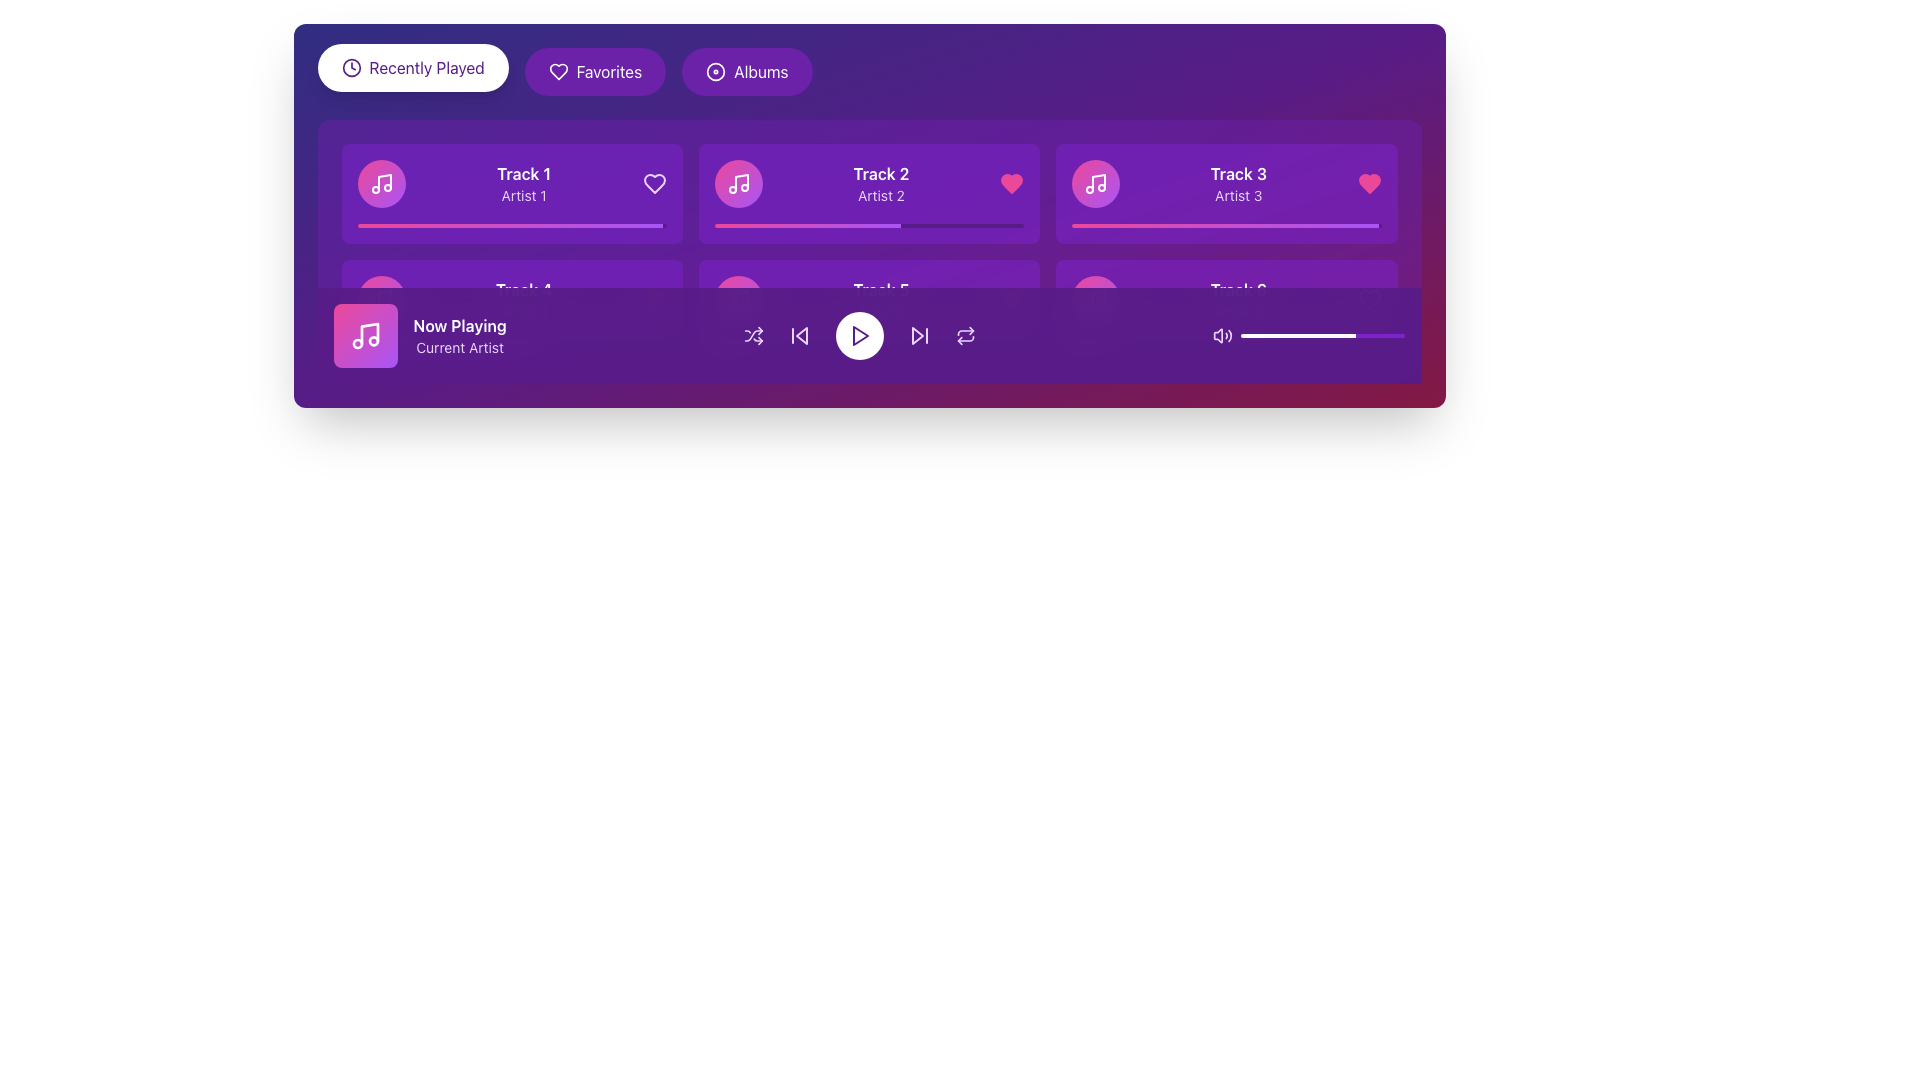 The image size is (1920, 1080). I want to click on the progress bar located within the 'Track 3' card, which displays a horizontal gradient from pink to purple, positioned beneath the 'Track 3' label, so click(1225, 225).